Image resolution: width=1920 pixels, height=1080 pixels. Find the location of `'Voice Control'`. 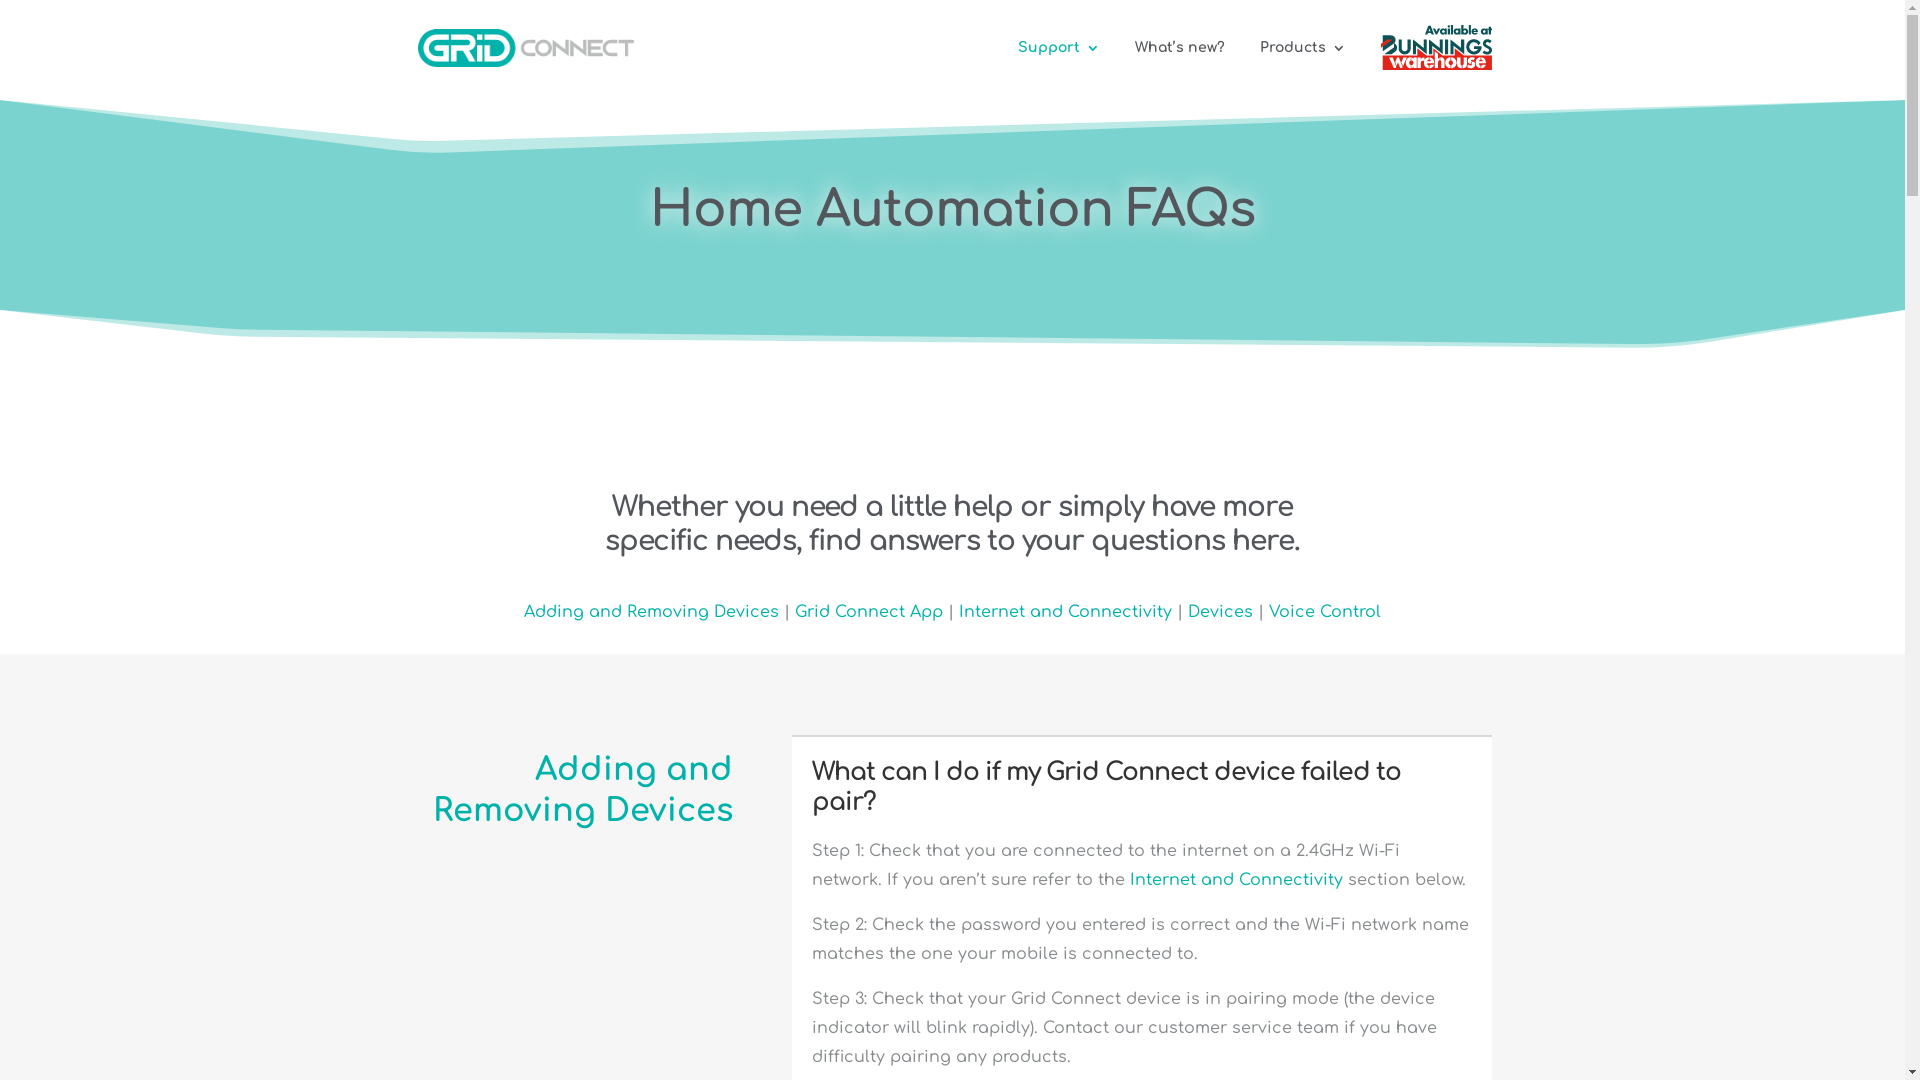

'Voice Control' is located at coordinates (1324, 611).